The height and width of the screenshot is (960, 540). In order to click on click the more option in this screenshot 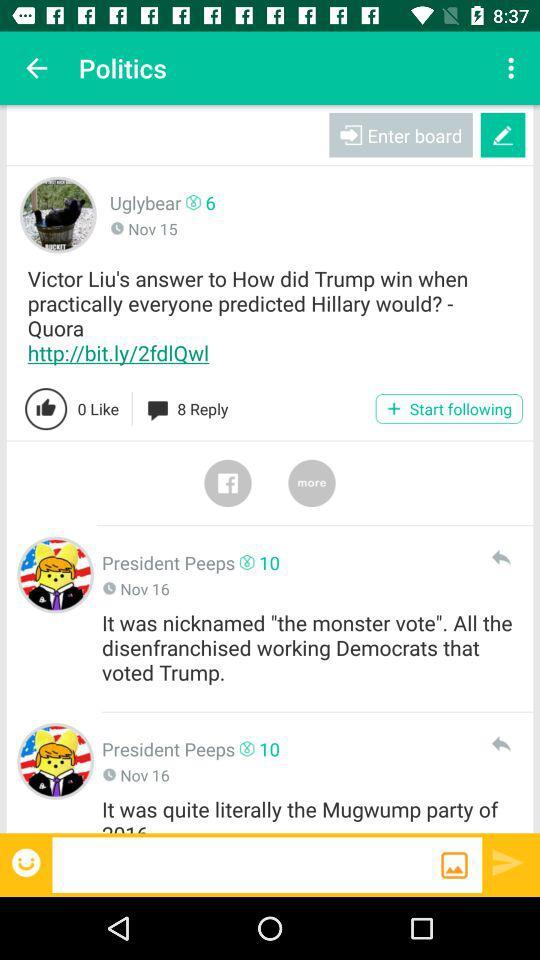, I will do `click(312, 482)`.